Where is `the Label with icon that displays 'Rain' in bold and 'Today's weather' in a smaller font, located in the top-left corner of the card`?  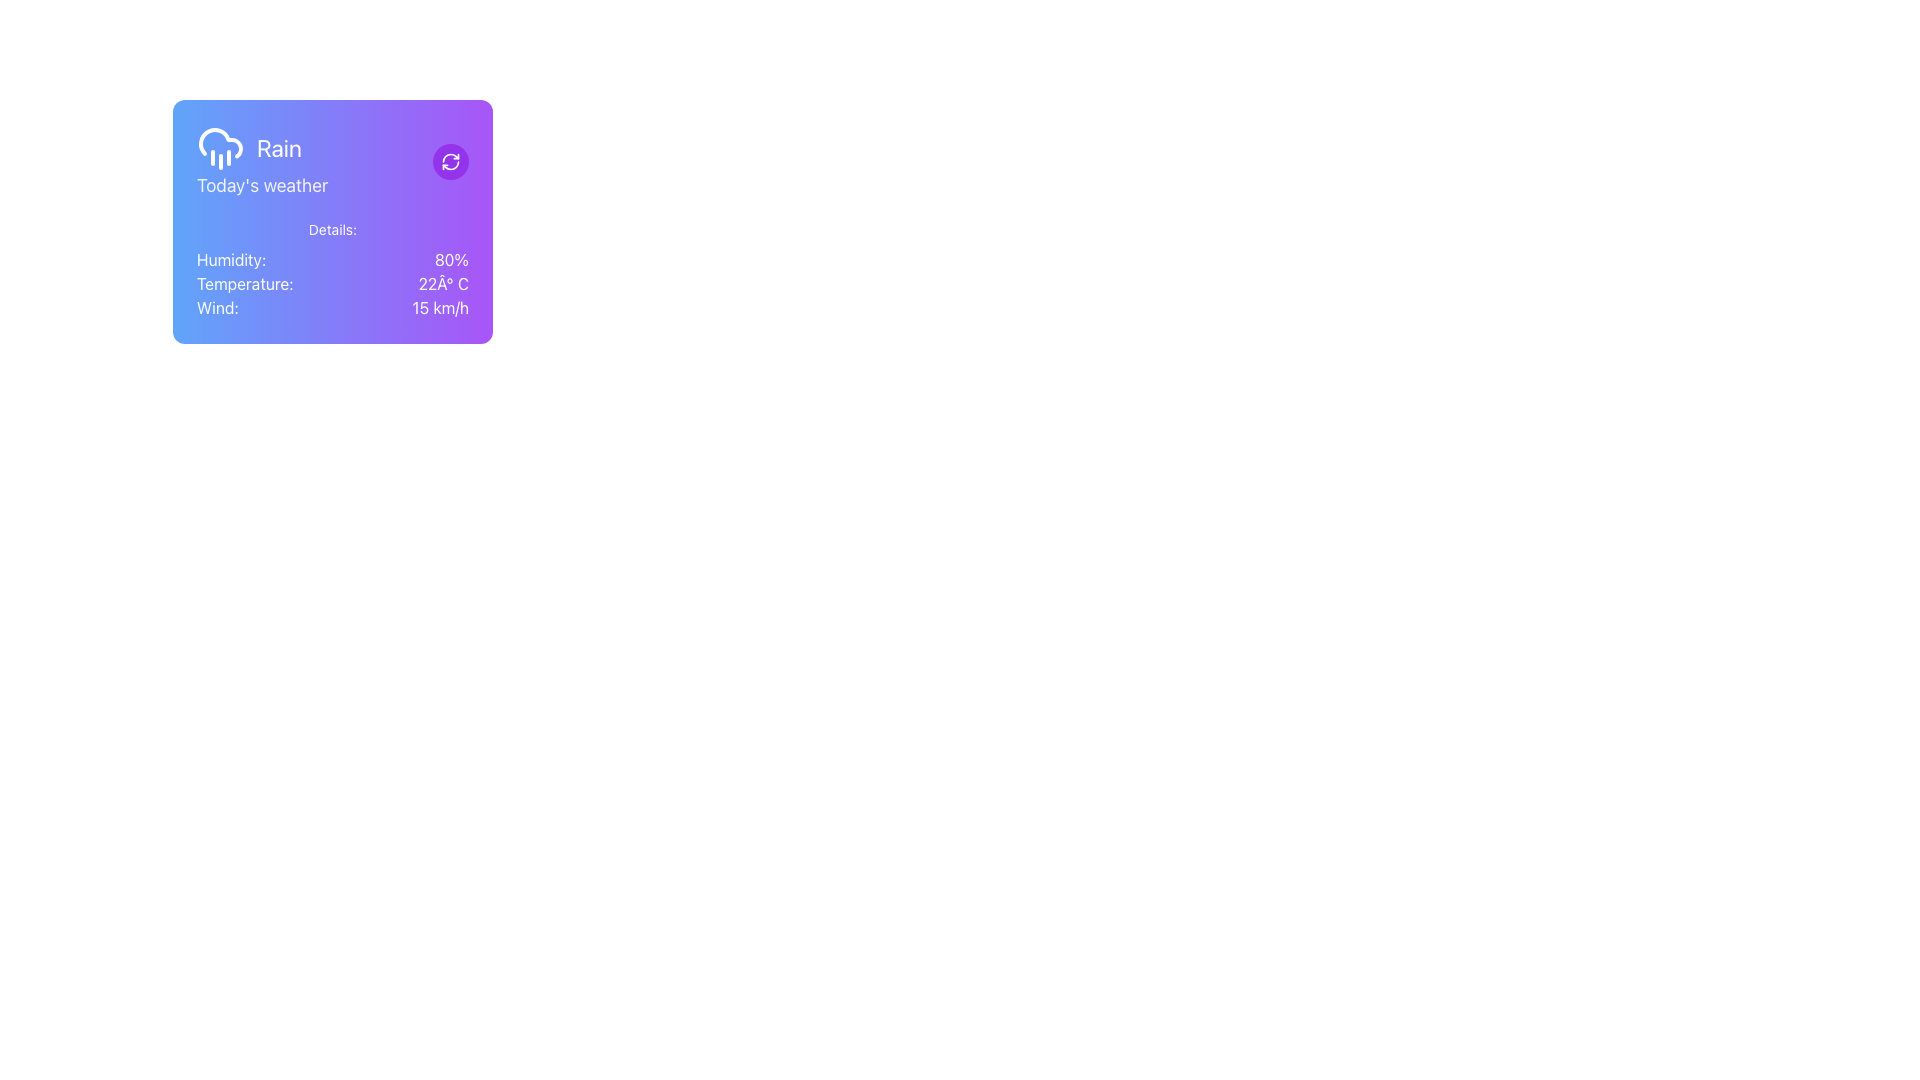 the Label with icon that displays 'Rain' in bold and 'Today's weather' in a smaller font, located in the top-left corner of the card is located at coordinates (261, 161).